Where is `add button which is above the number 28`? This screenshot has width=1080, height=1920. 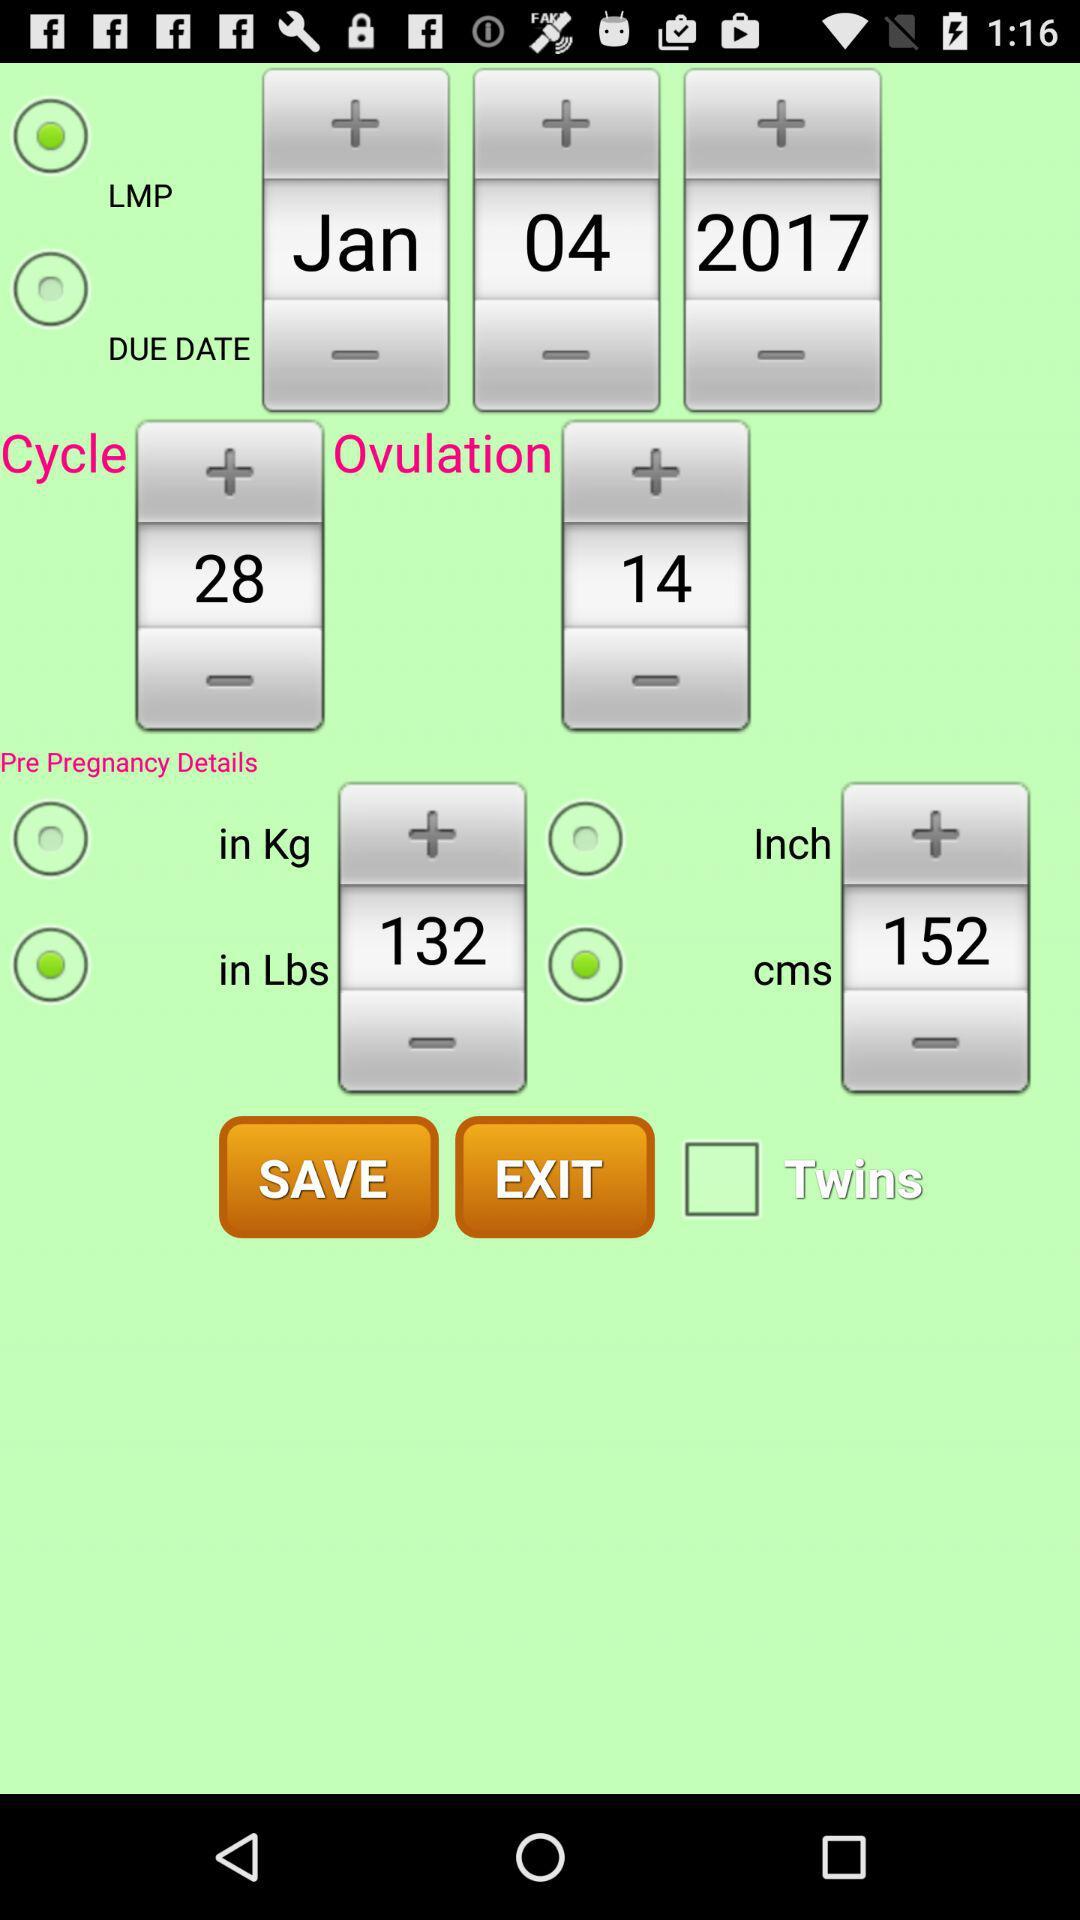
add button which is above the number 28 is located at coordinates (229, 468).